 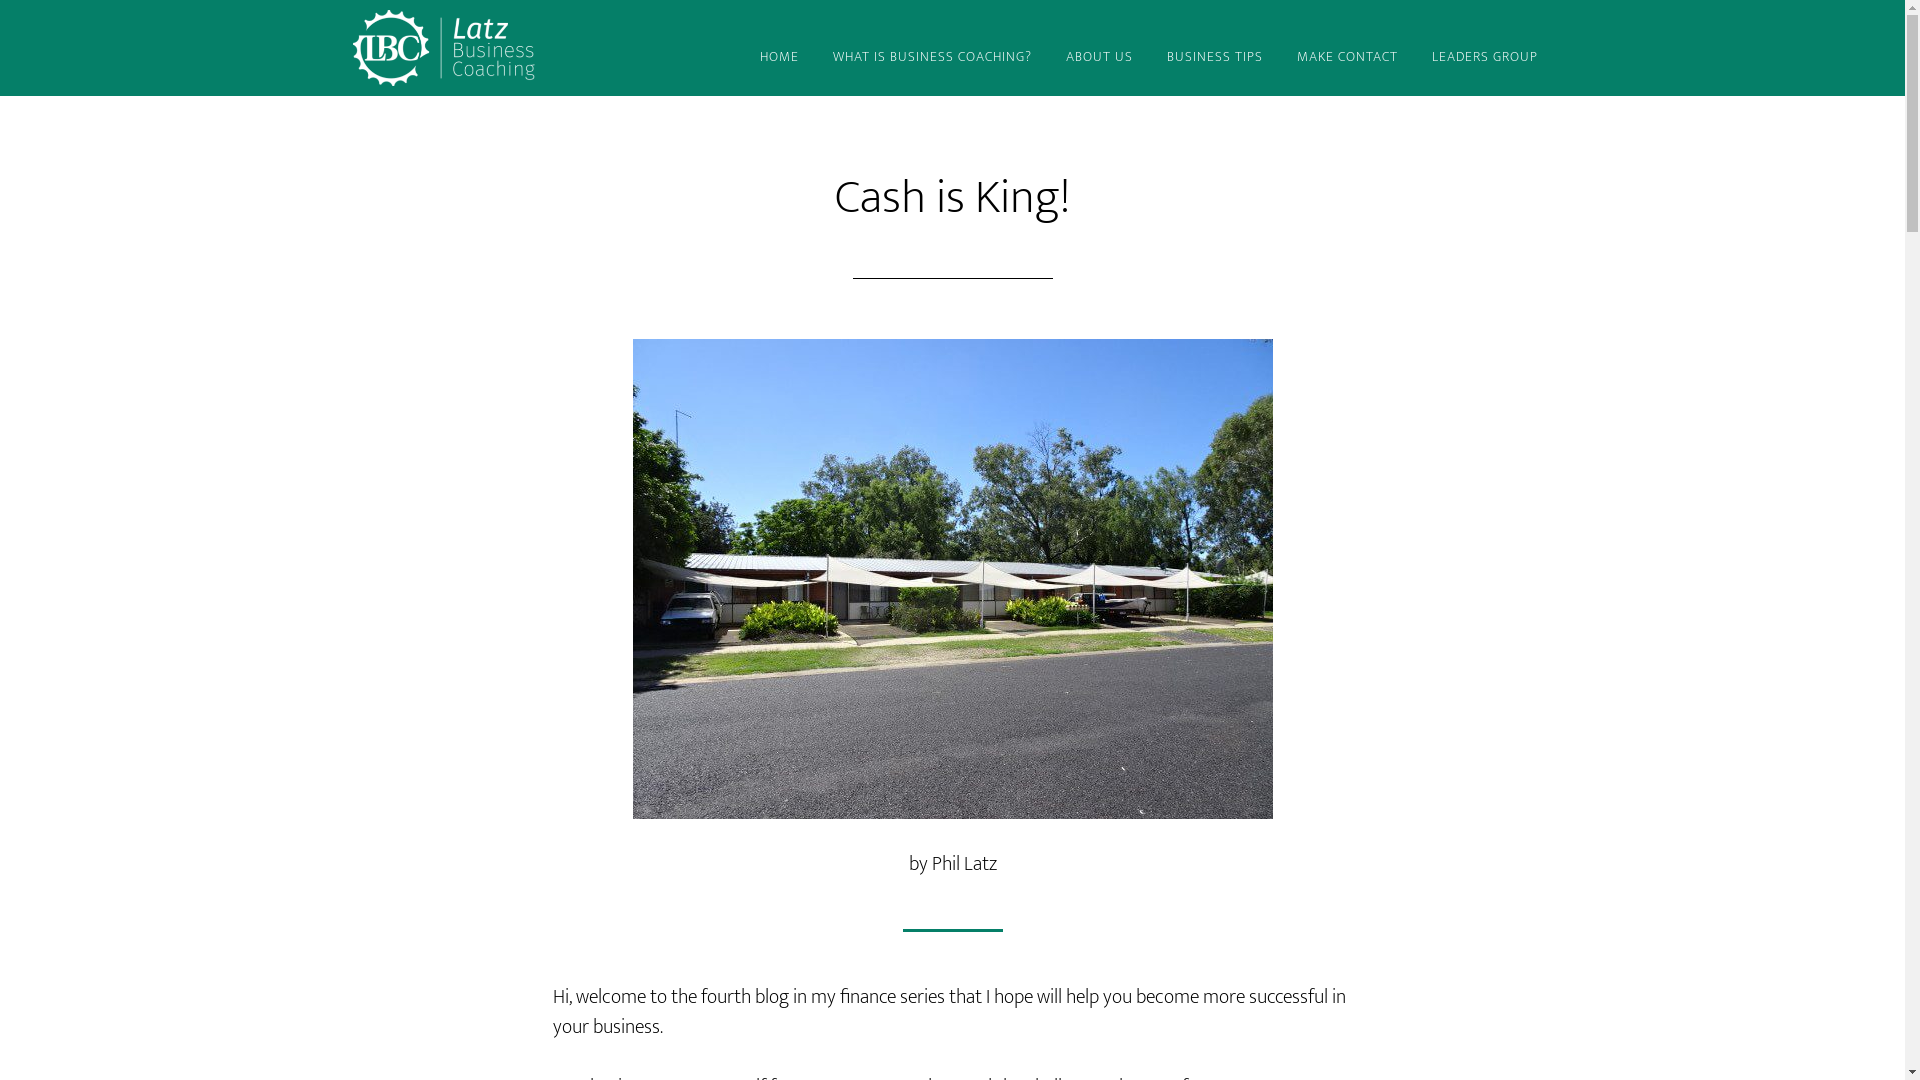 What do you see at coordinates (0, 0) in the screenshot?
I see `'Skip to main content'` at bounding box center [0, 0].